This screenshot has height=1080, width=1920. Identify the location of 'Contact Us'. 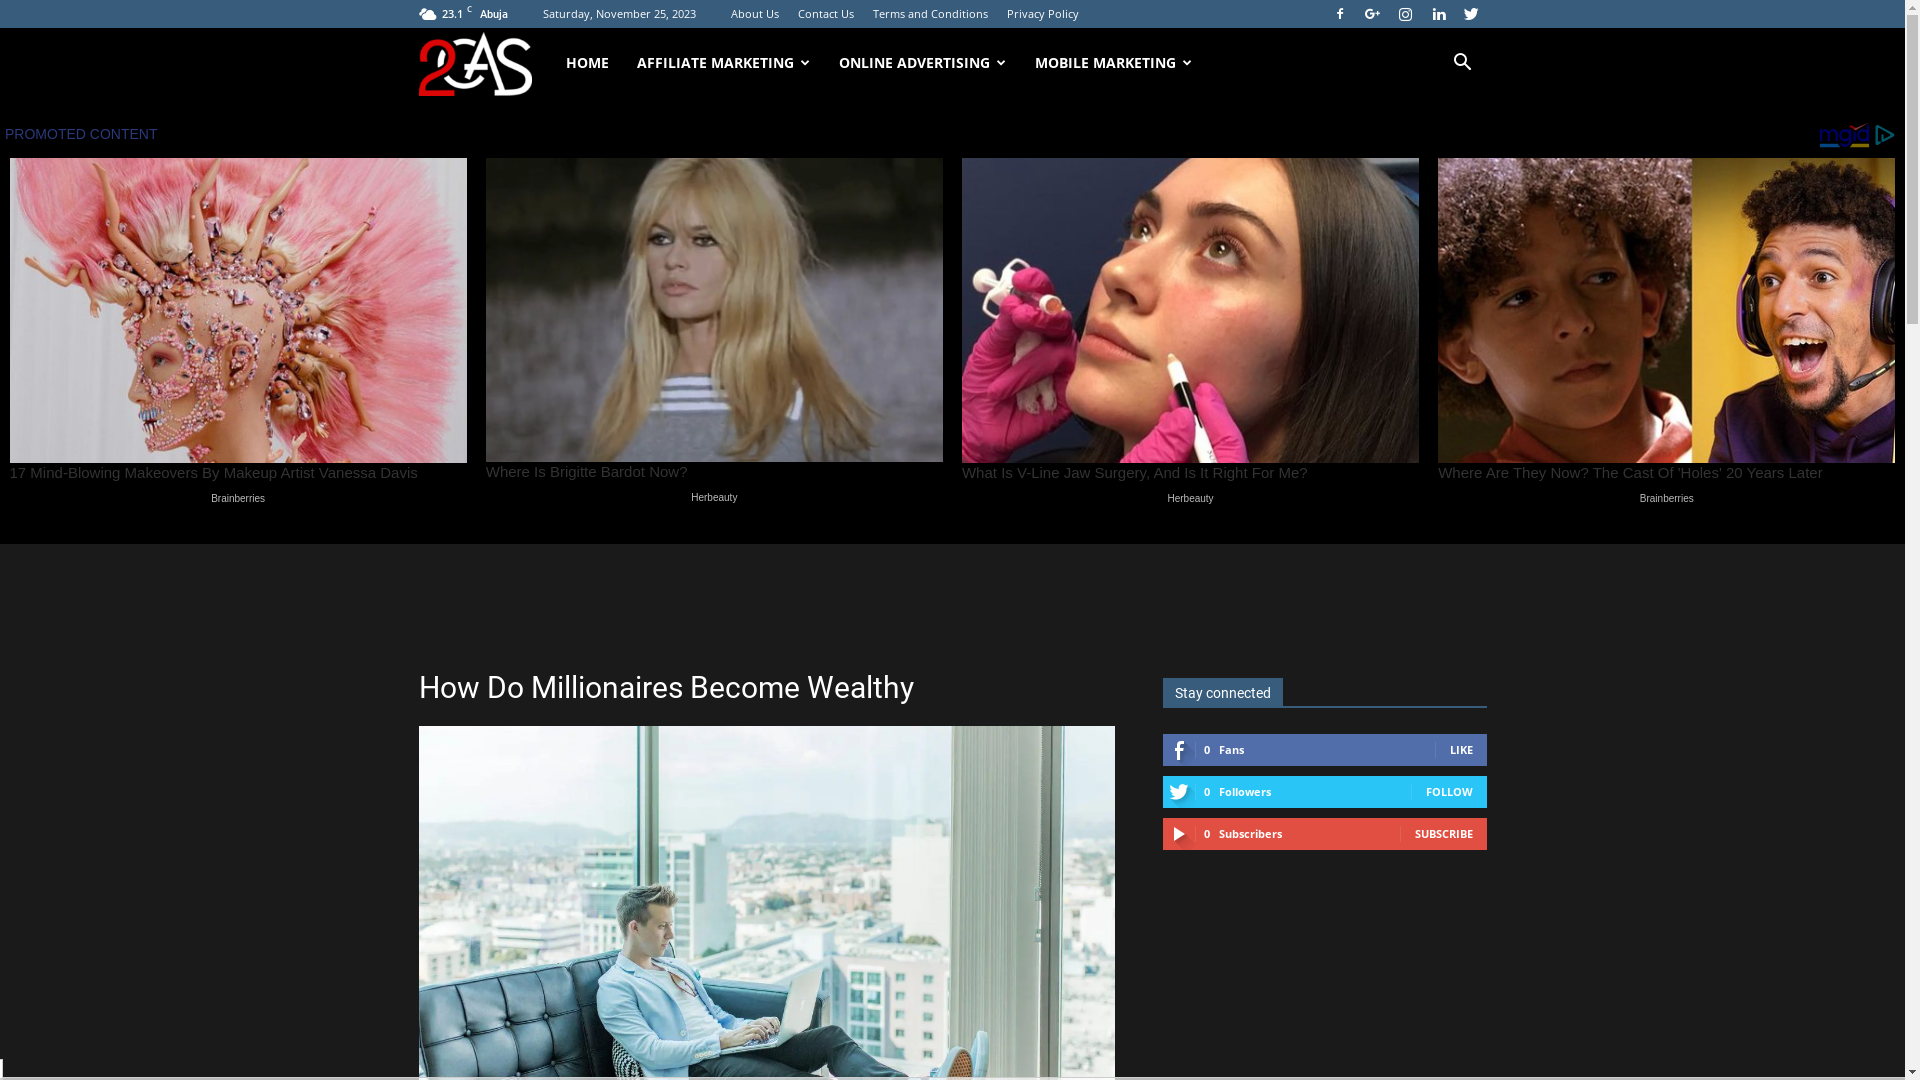
(825, 13).